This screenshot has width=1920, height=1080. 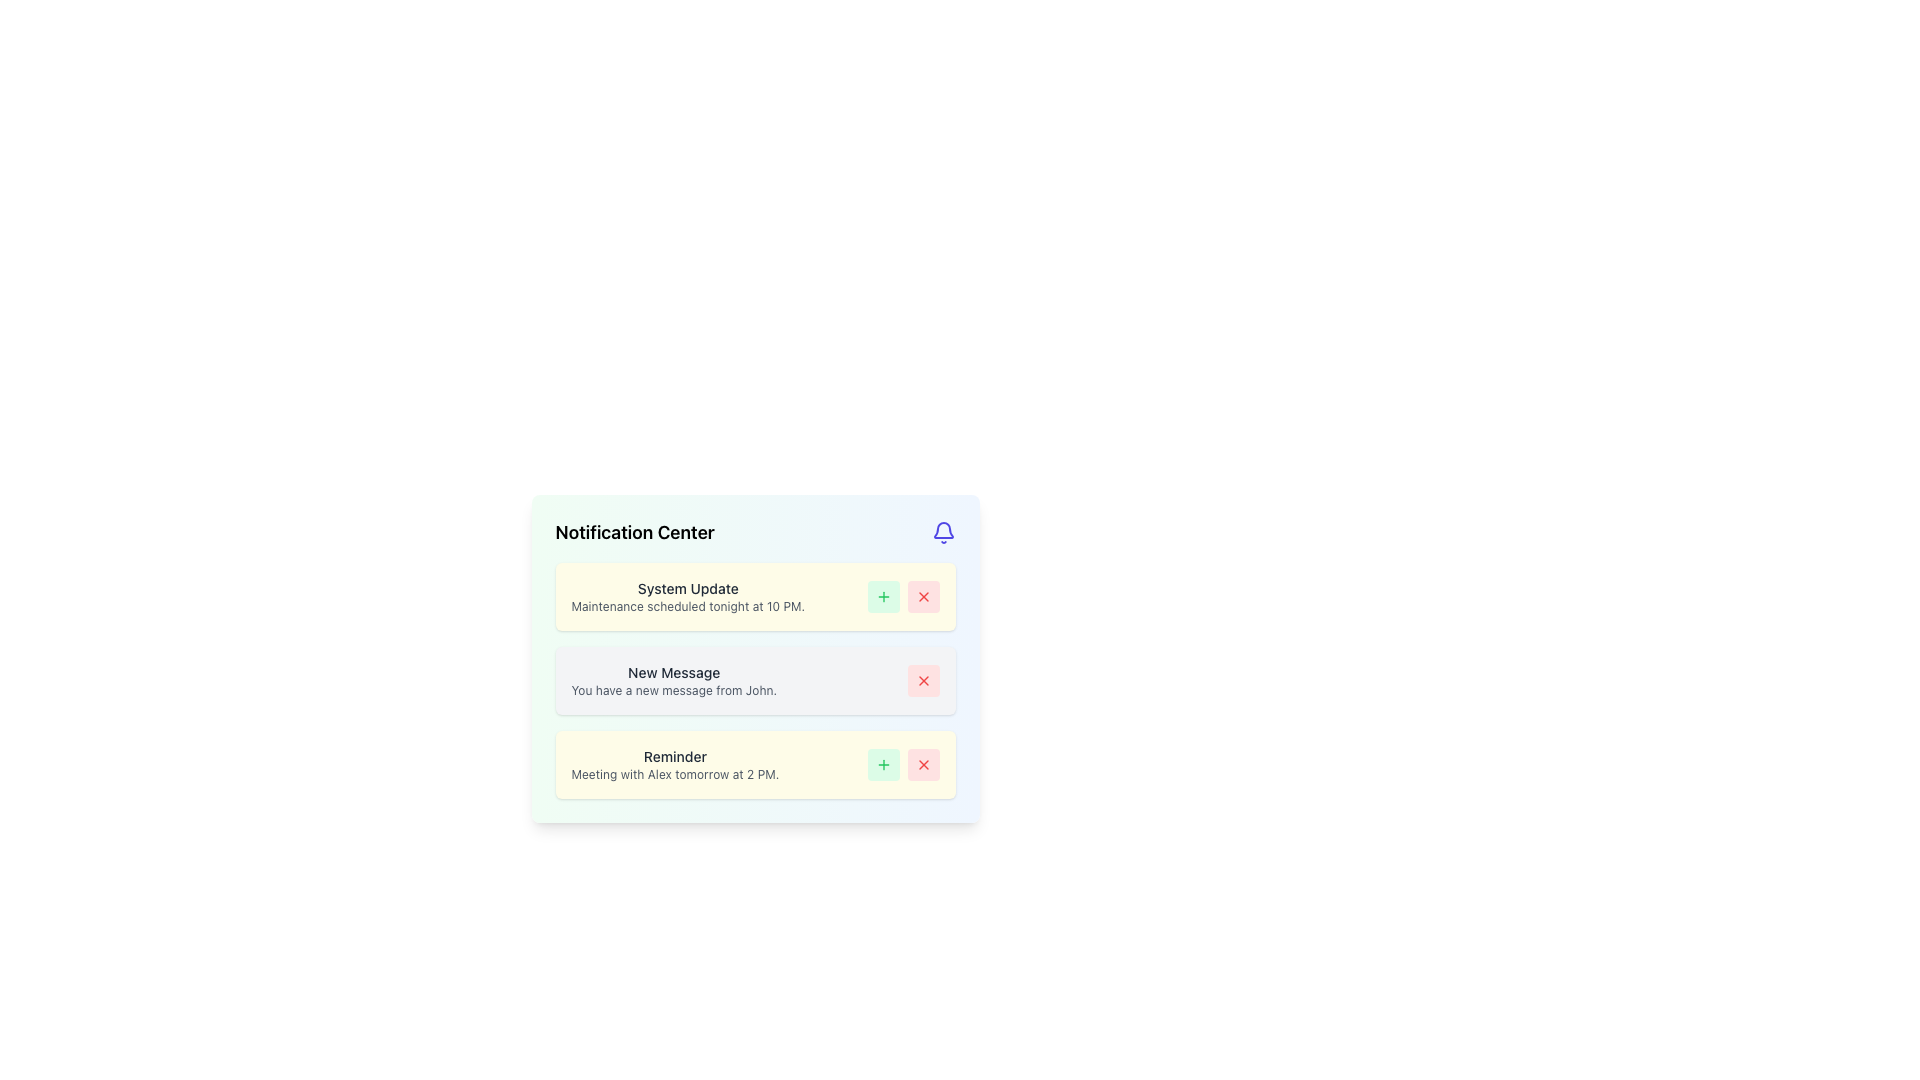 What do you see at coordinates (675, 756) in the screenshot?
I see `the Text Label at the top of the 'Reminder' notification card` at bounding box center [675, 756].